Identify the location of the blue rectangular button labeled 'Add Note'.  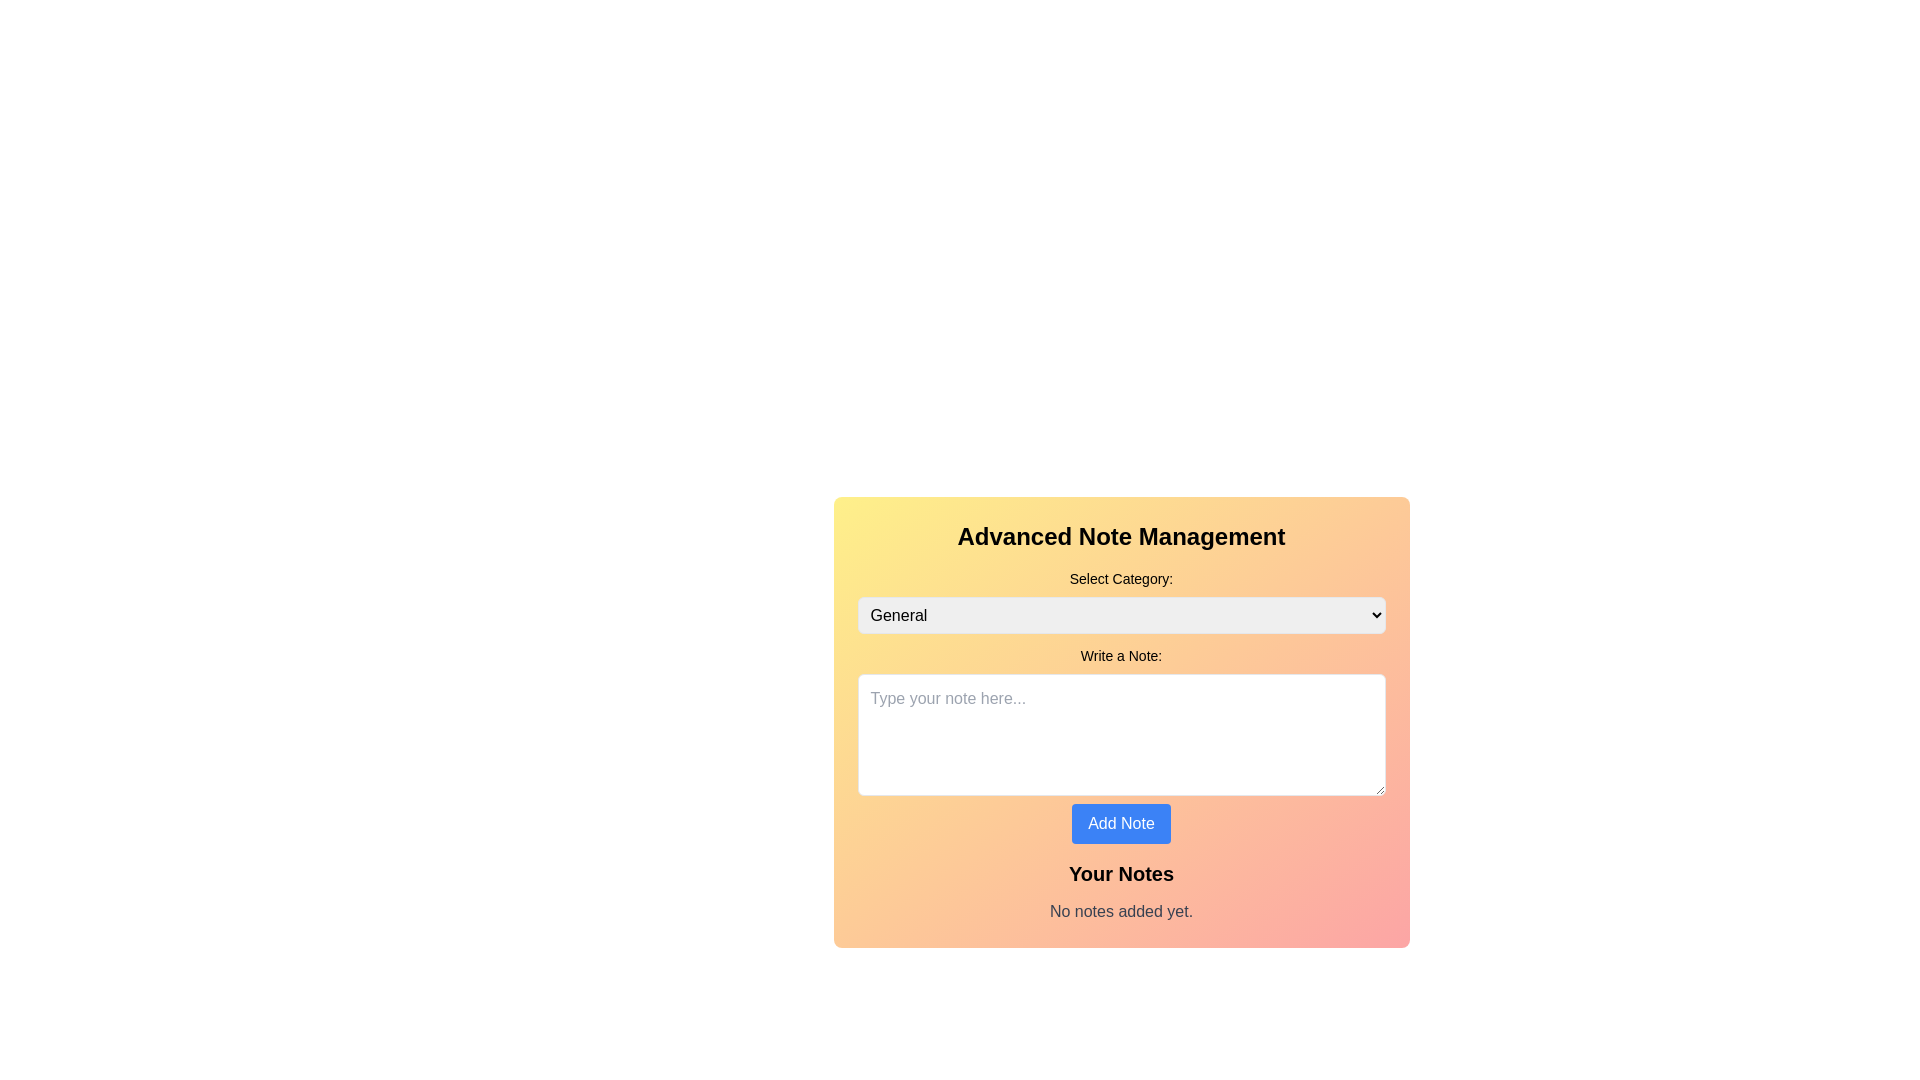
(1121, 824).